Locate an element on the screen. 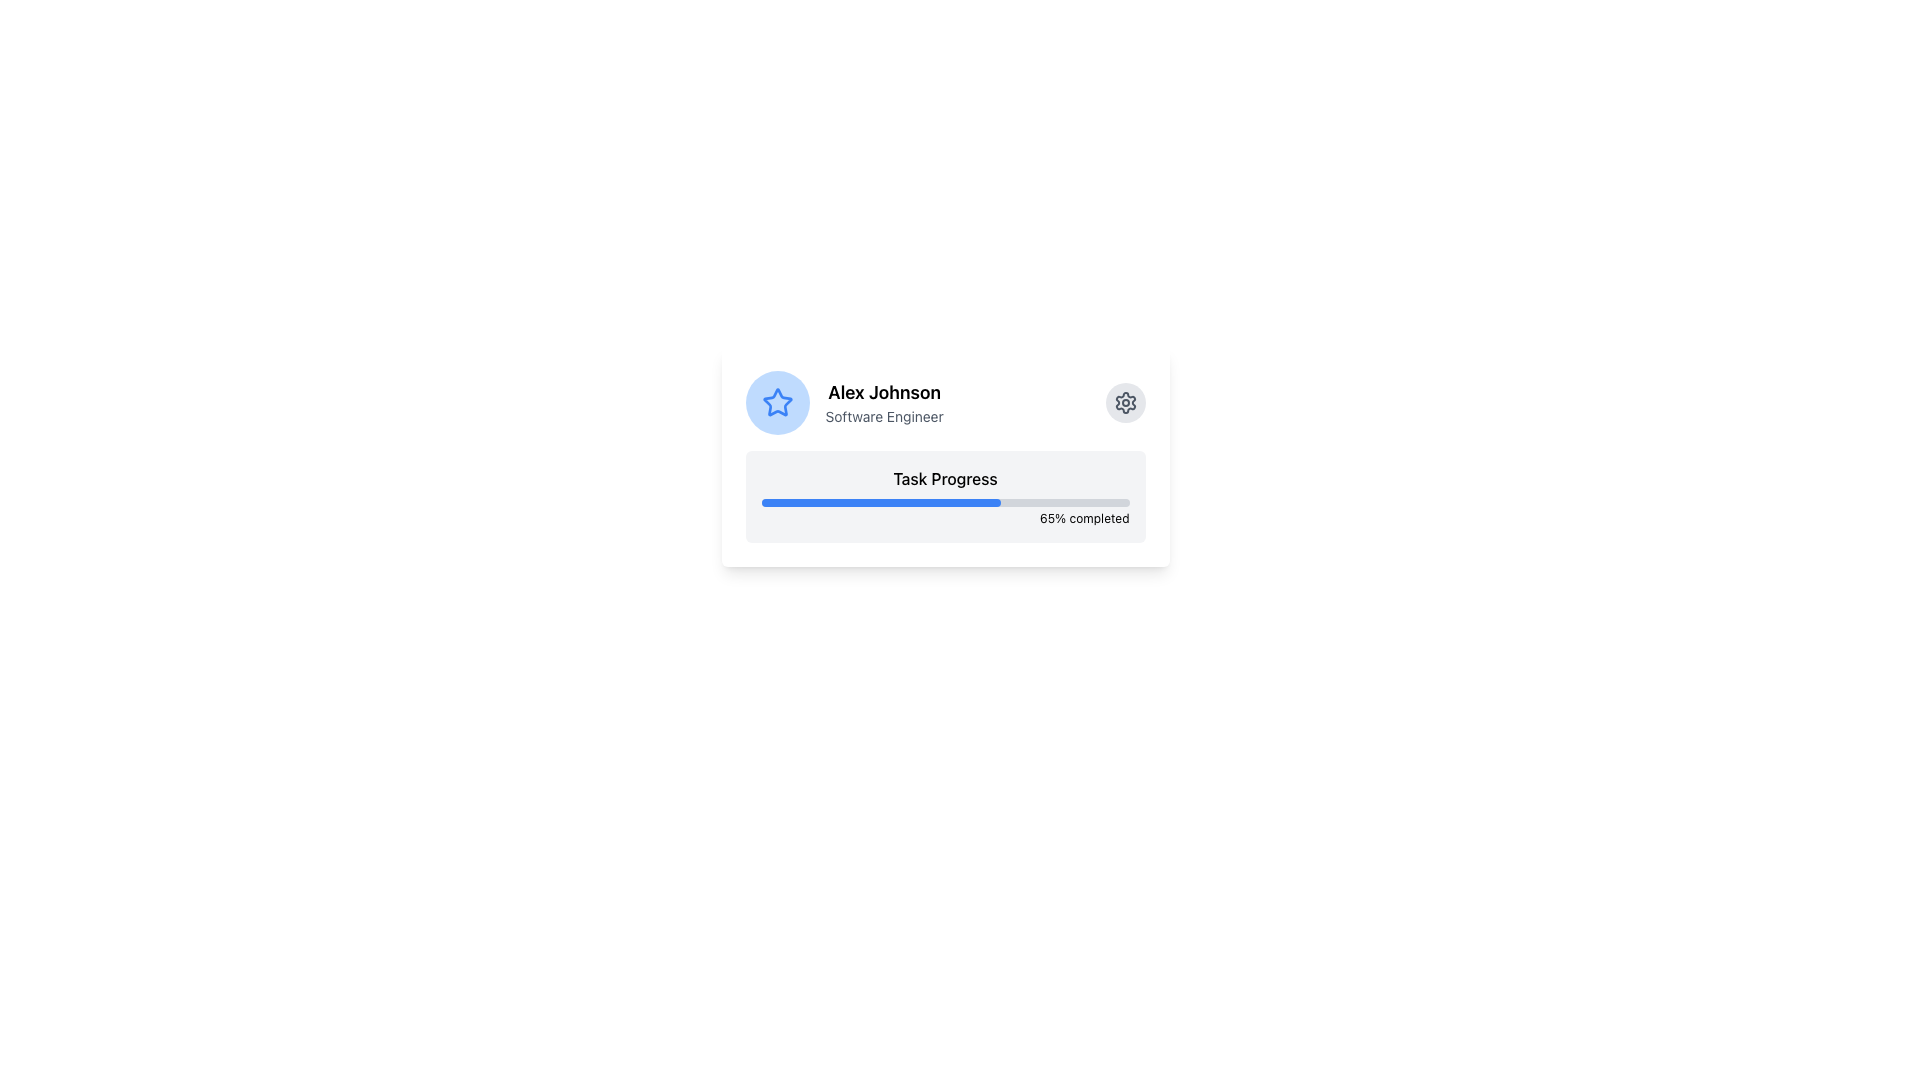 This screenshot has width=1920, height=1080. the Text Label that displays the user's job title, located in the center-right portion of the card below 'Alex Johnson' and above 'Task Progress' is located at coordinates (883, 415).